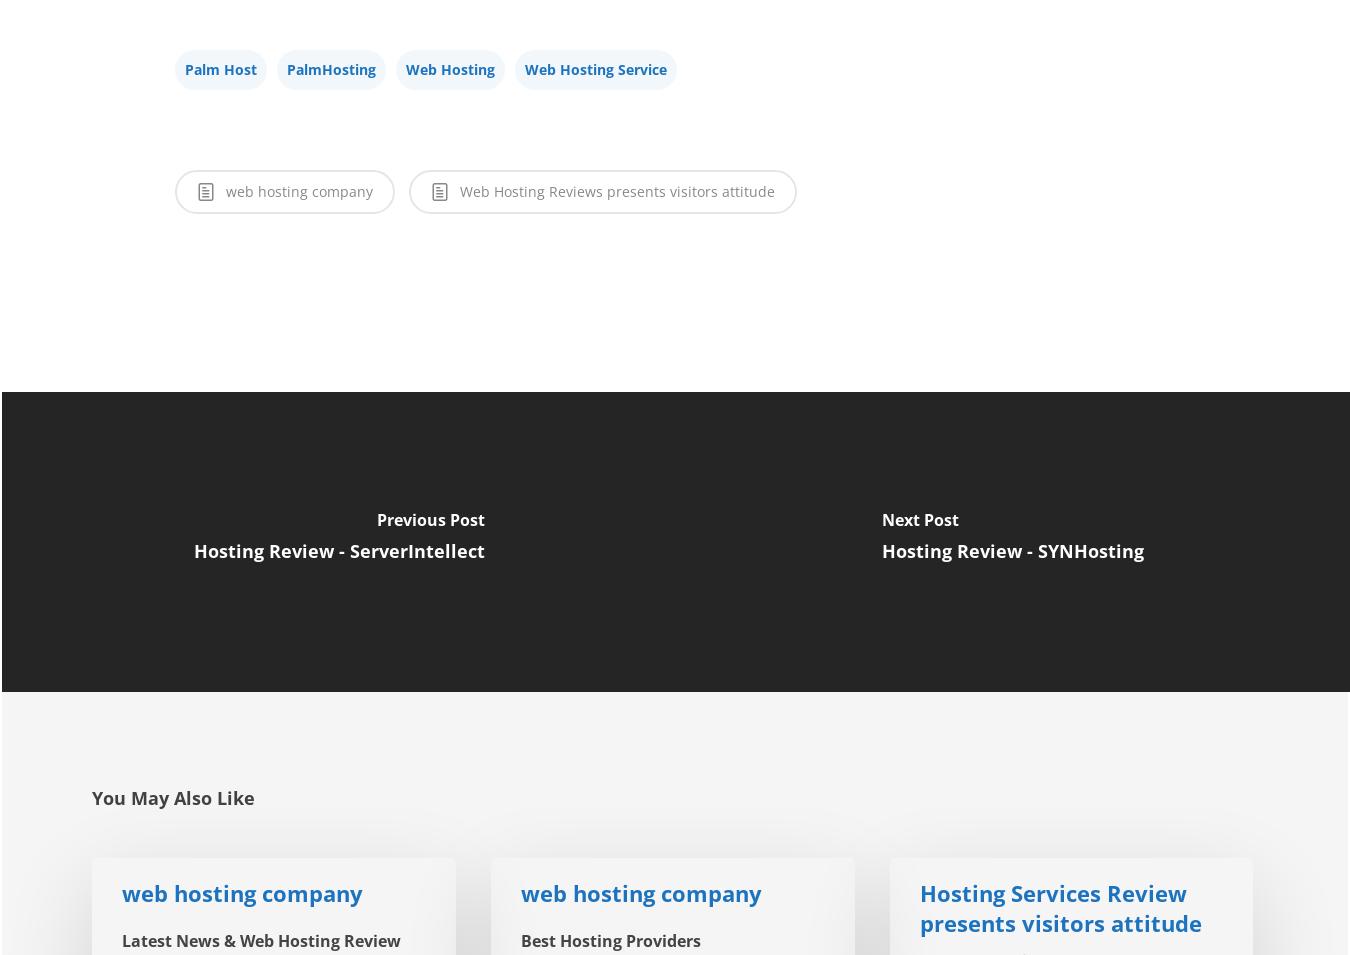  Describe the element at coordinates (173, 797) in the screenshot. I see `'You May Also Like'` at that location.